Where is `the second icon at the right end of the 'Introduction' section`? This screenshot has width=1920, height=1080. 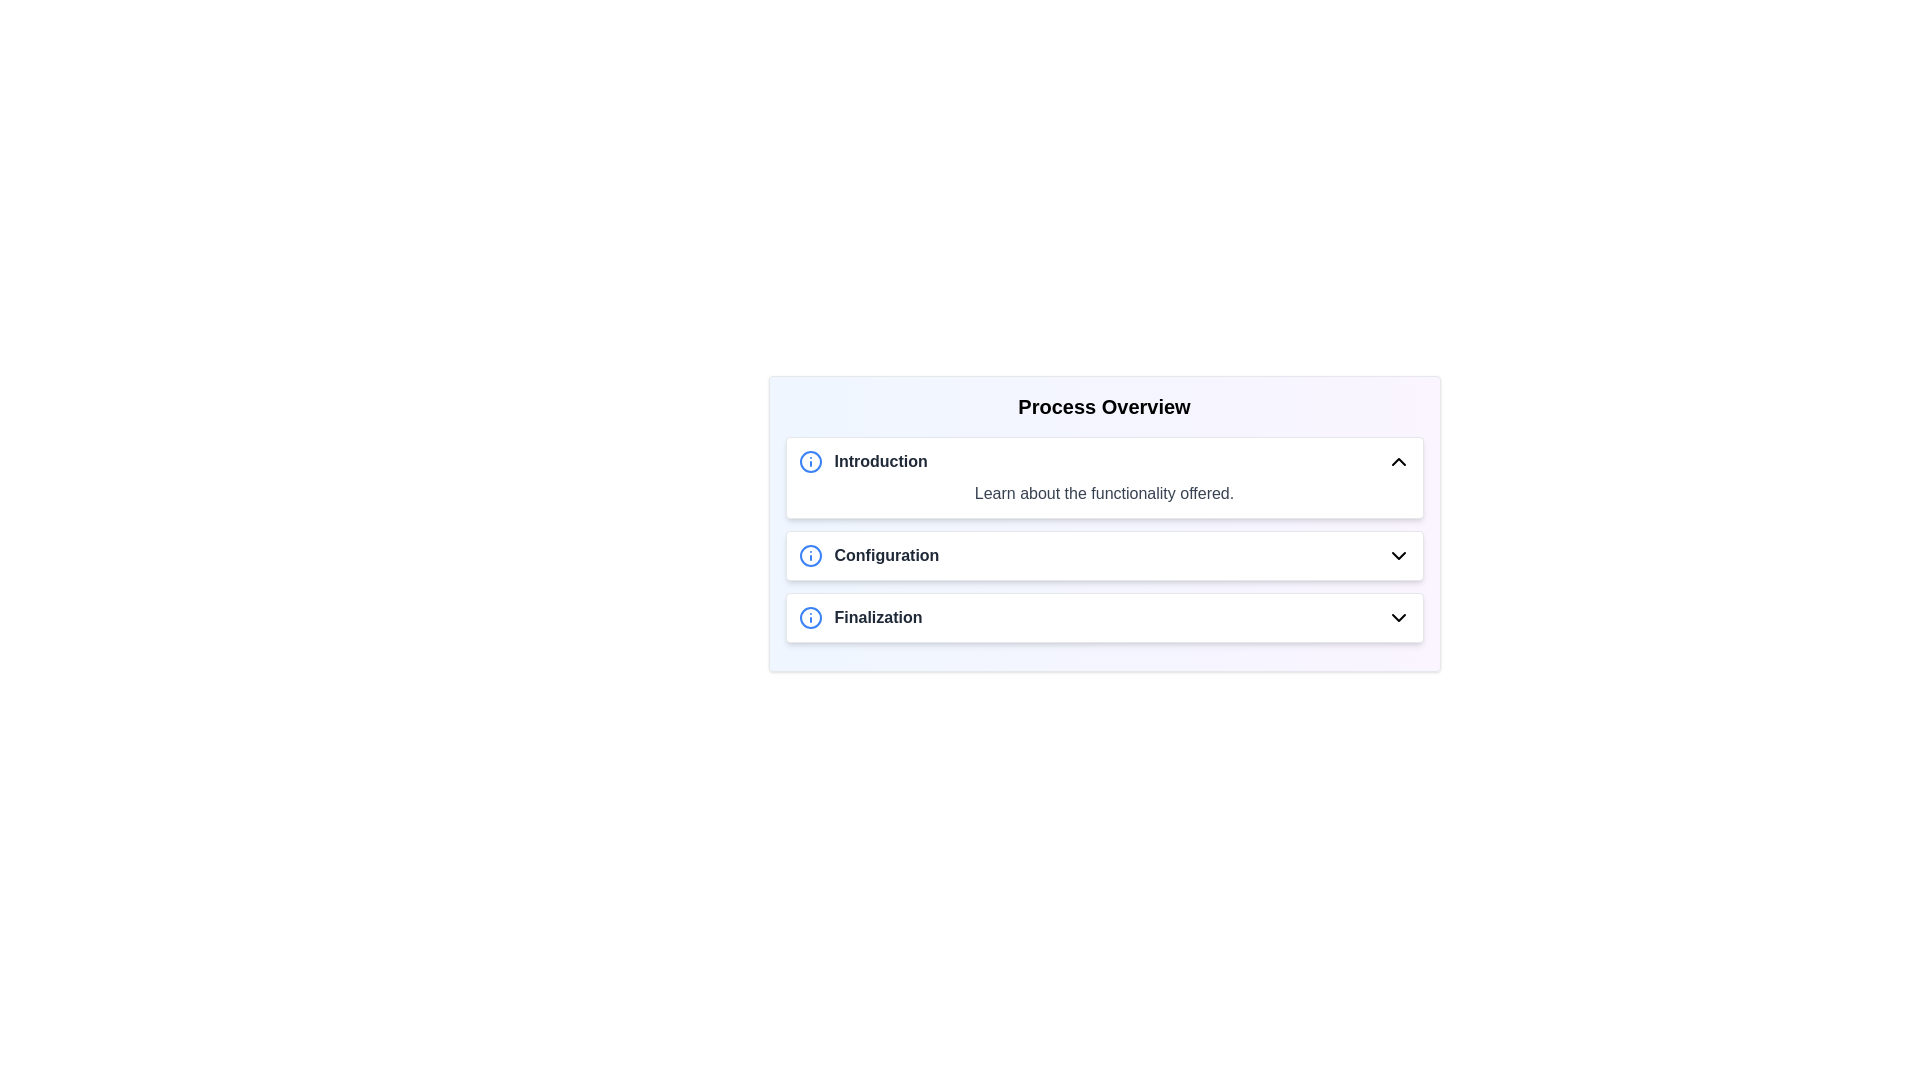
the second icon at the right end of the 'Introduction' section is located at coordinates (1397, 462).